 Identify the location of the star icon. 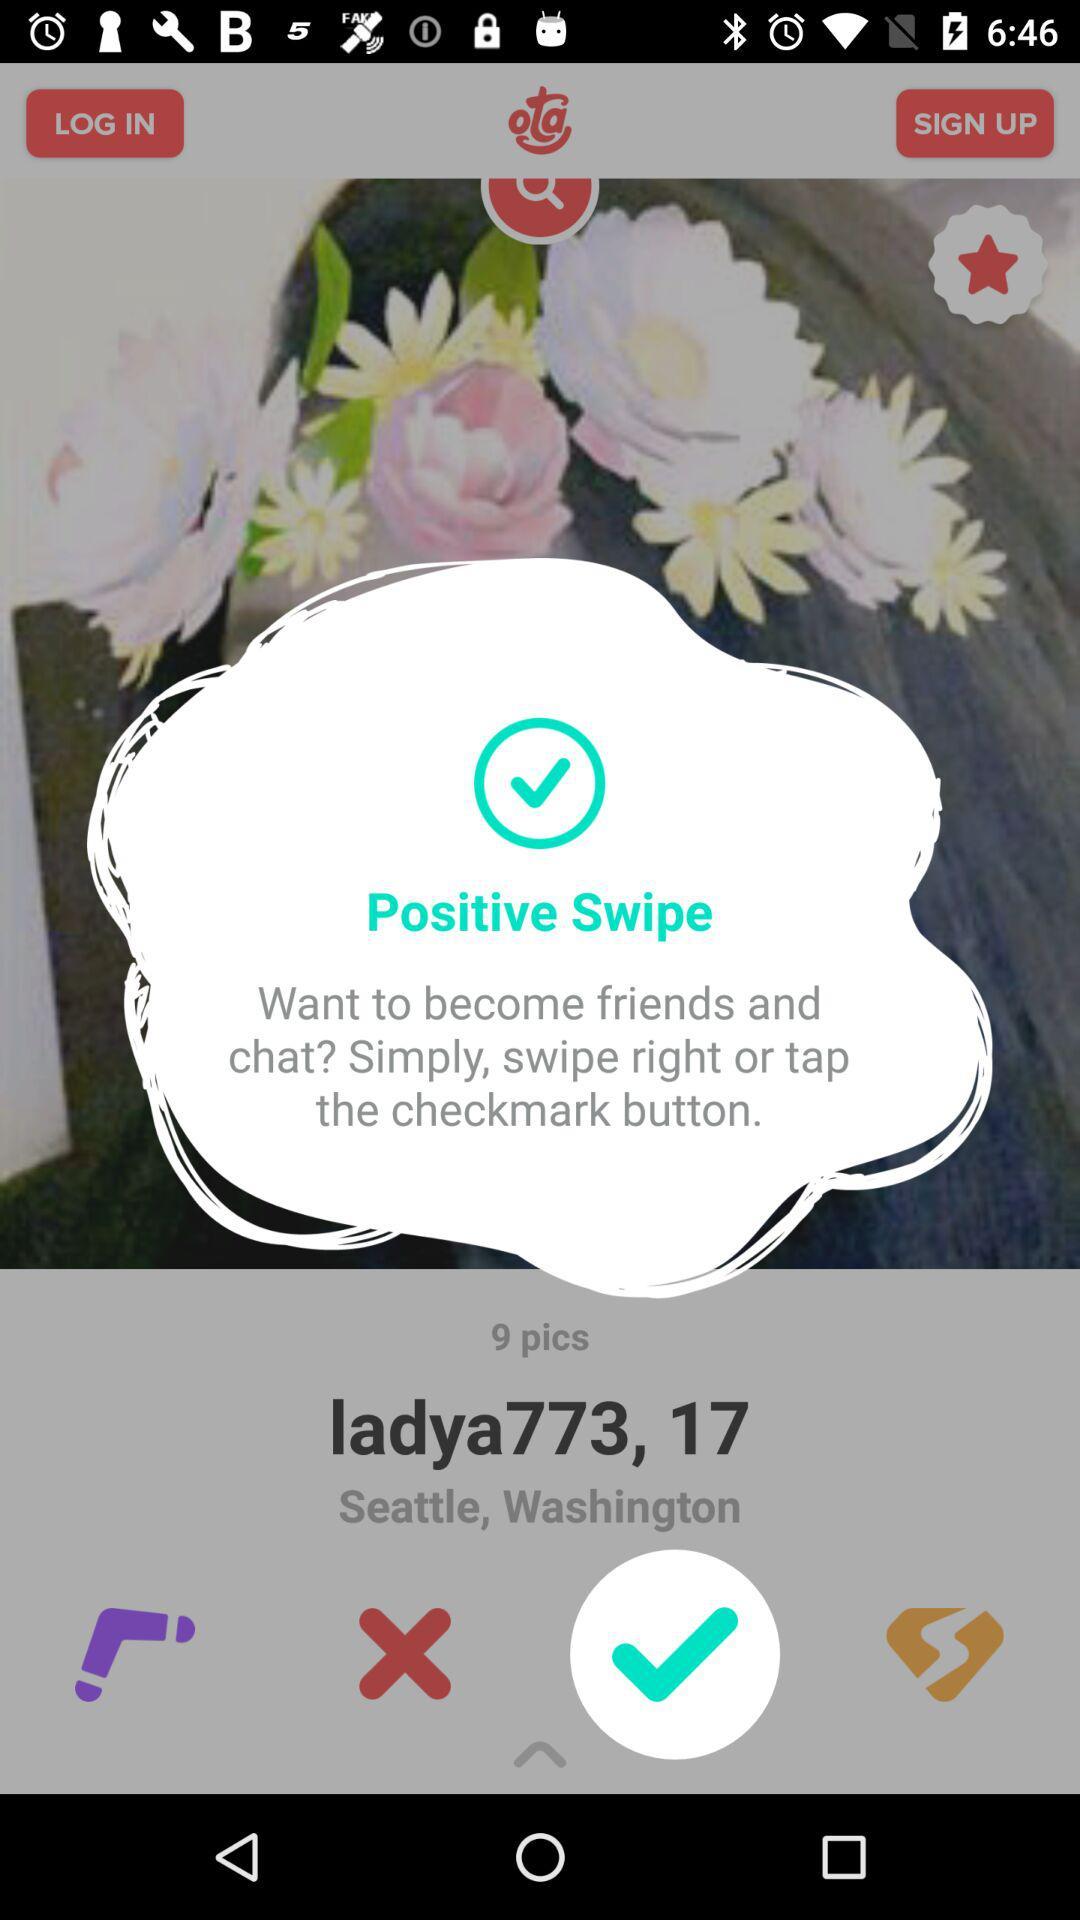
(987, 269).